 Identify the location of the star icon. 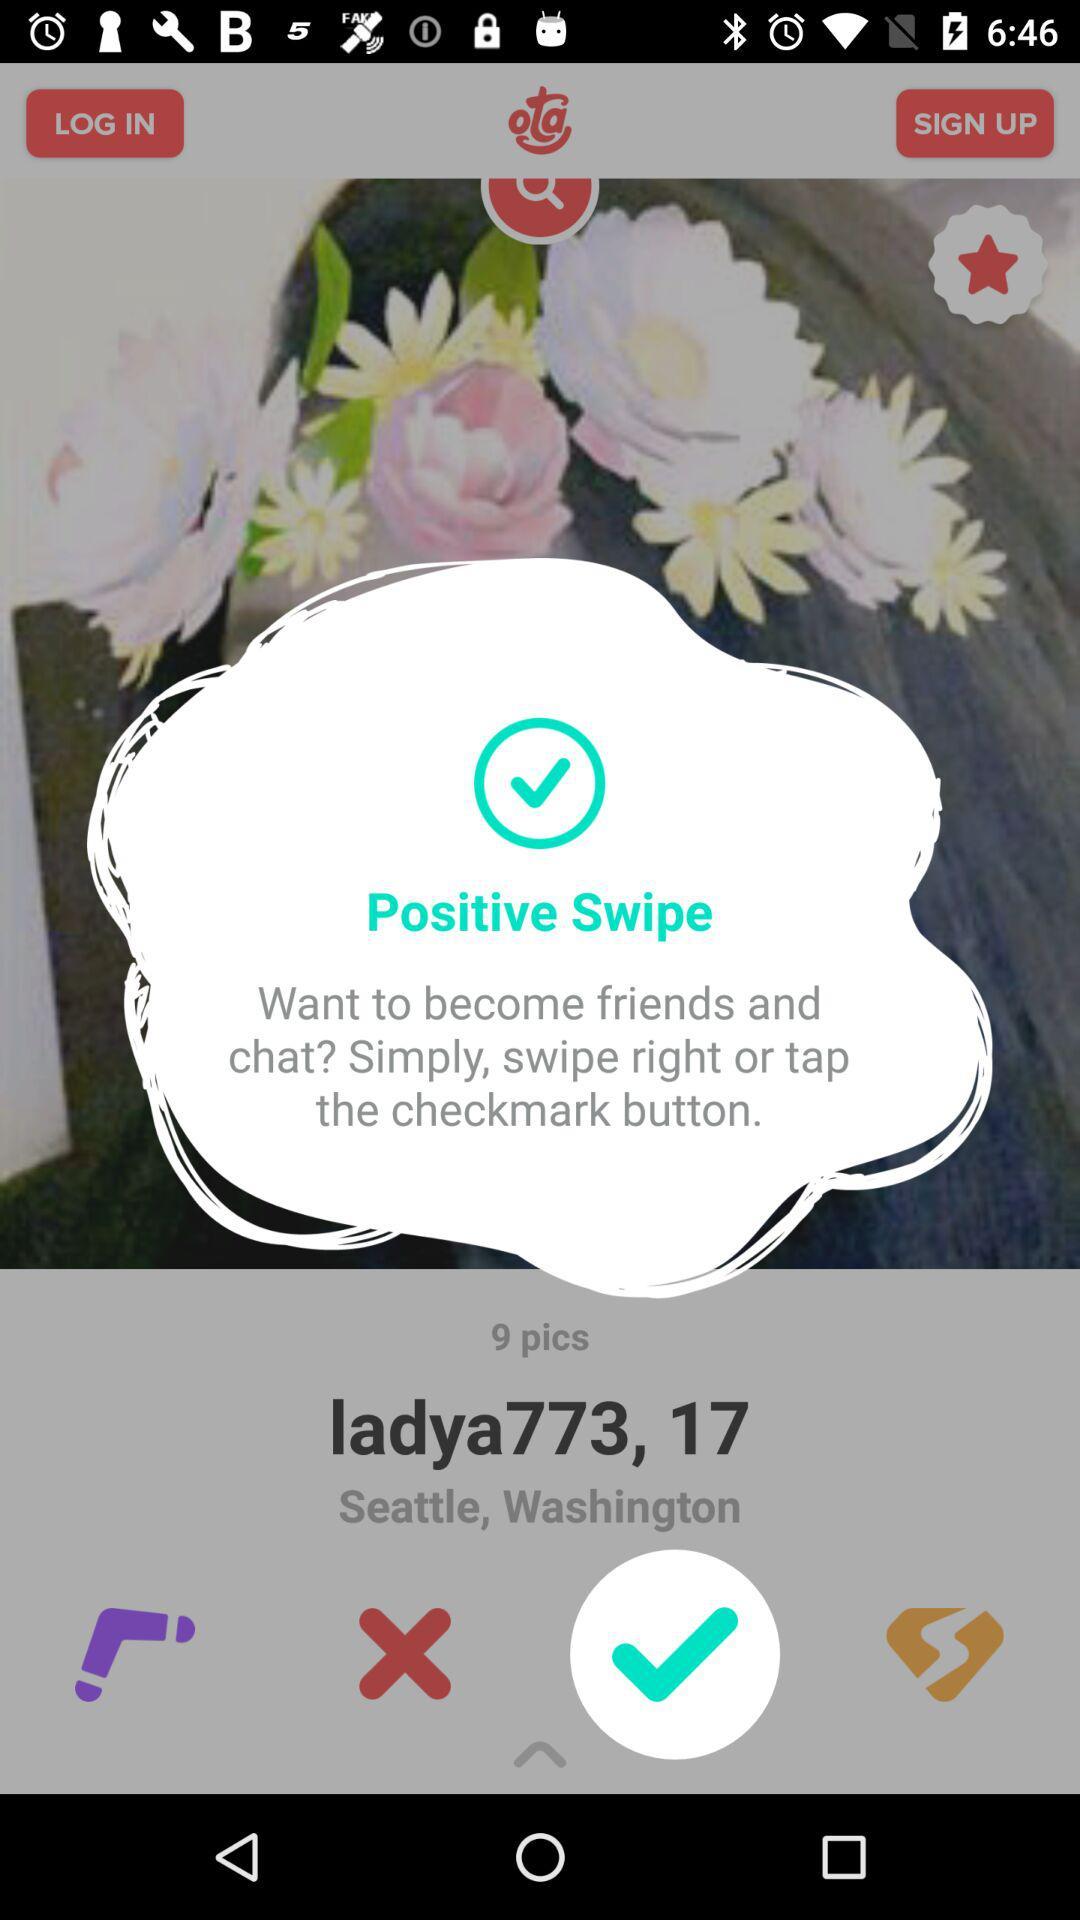
(987, 269).